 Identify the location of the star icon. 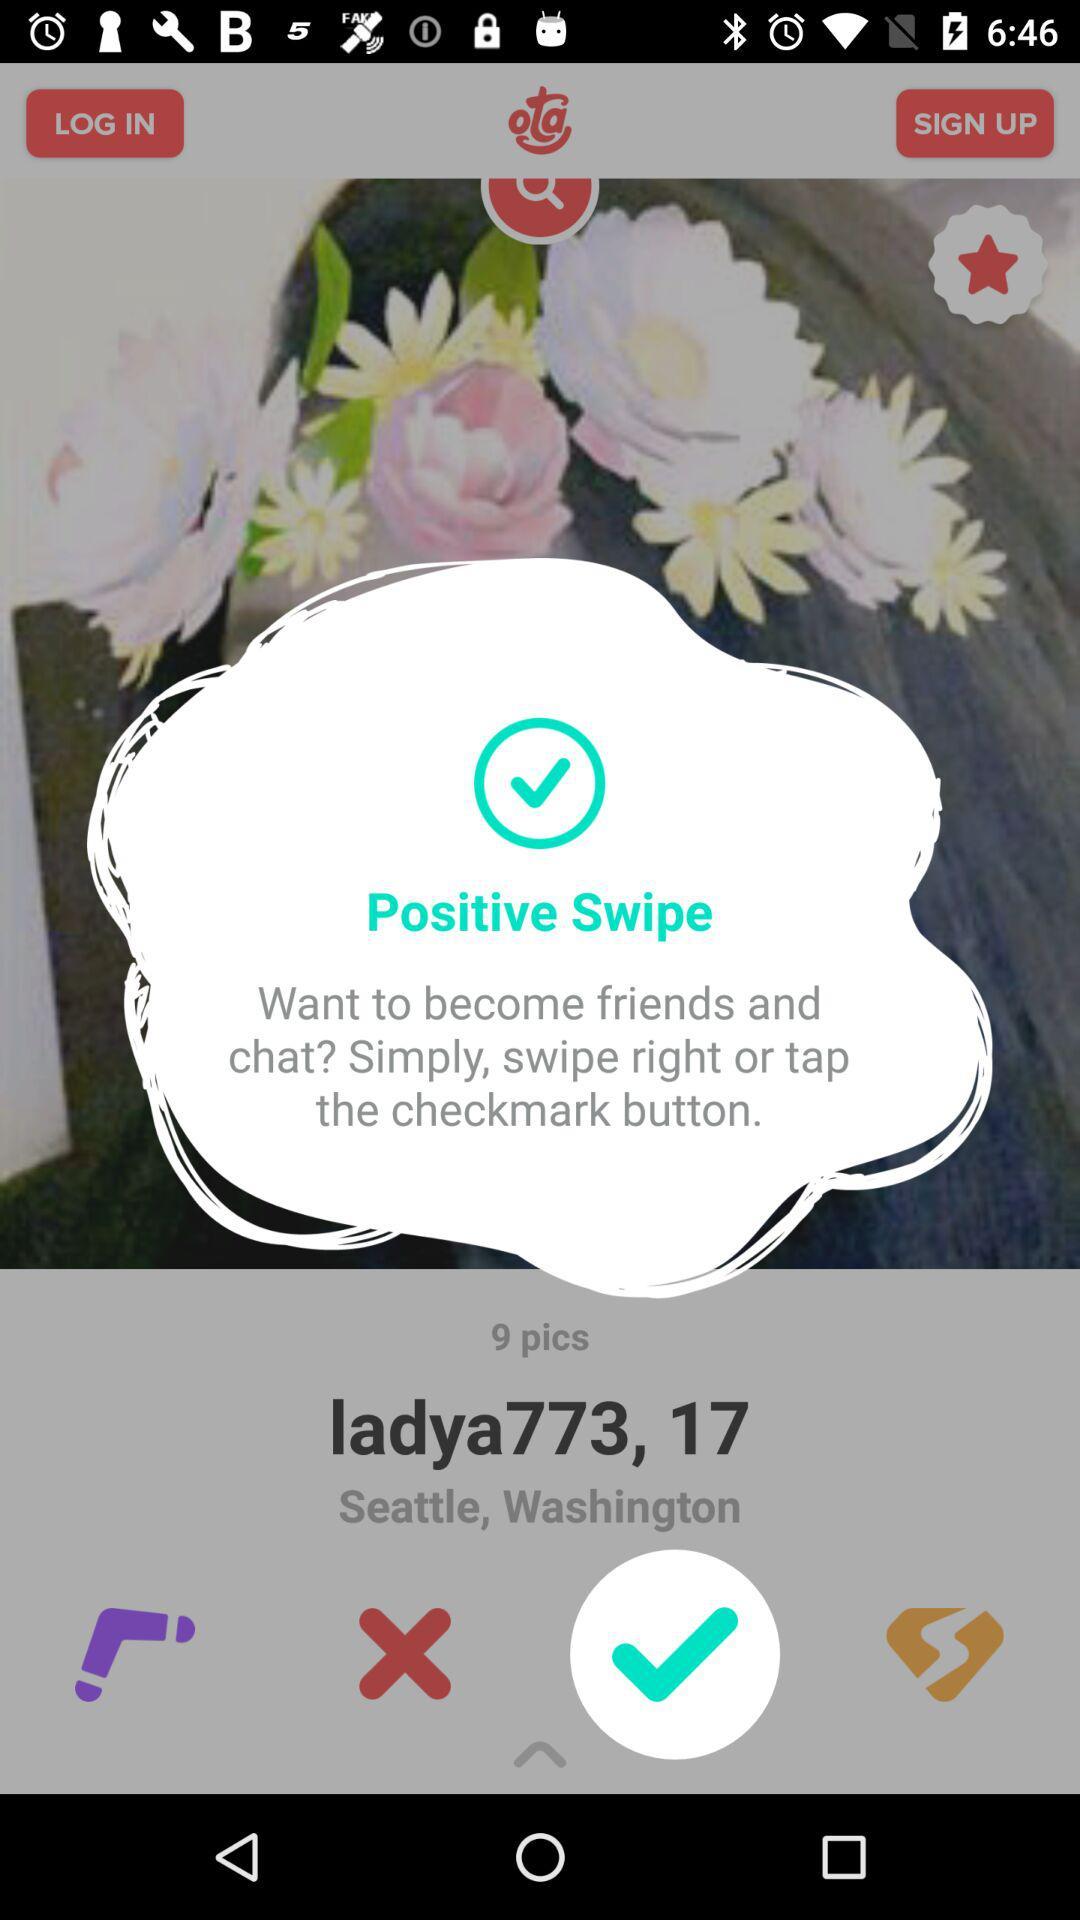
(987, 269).